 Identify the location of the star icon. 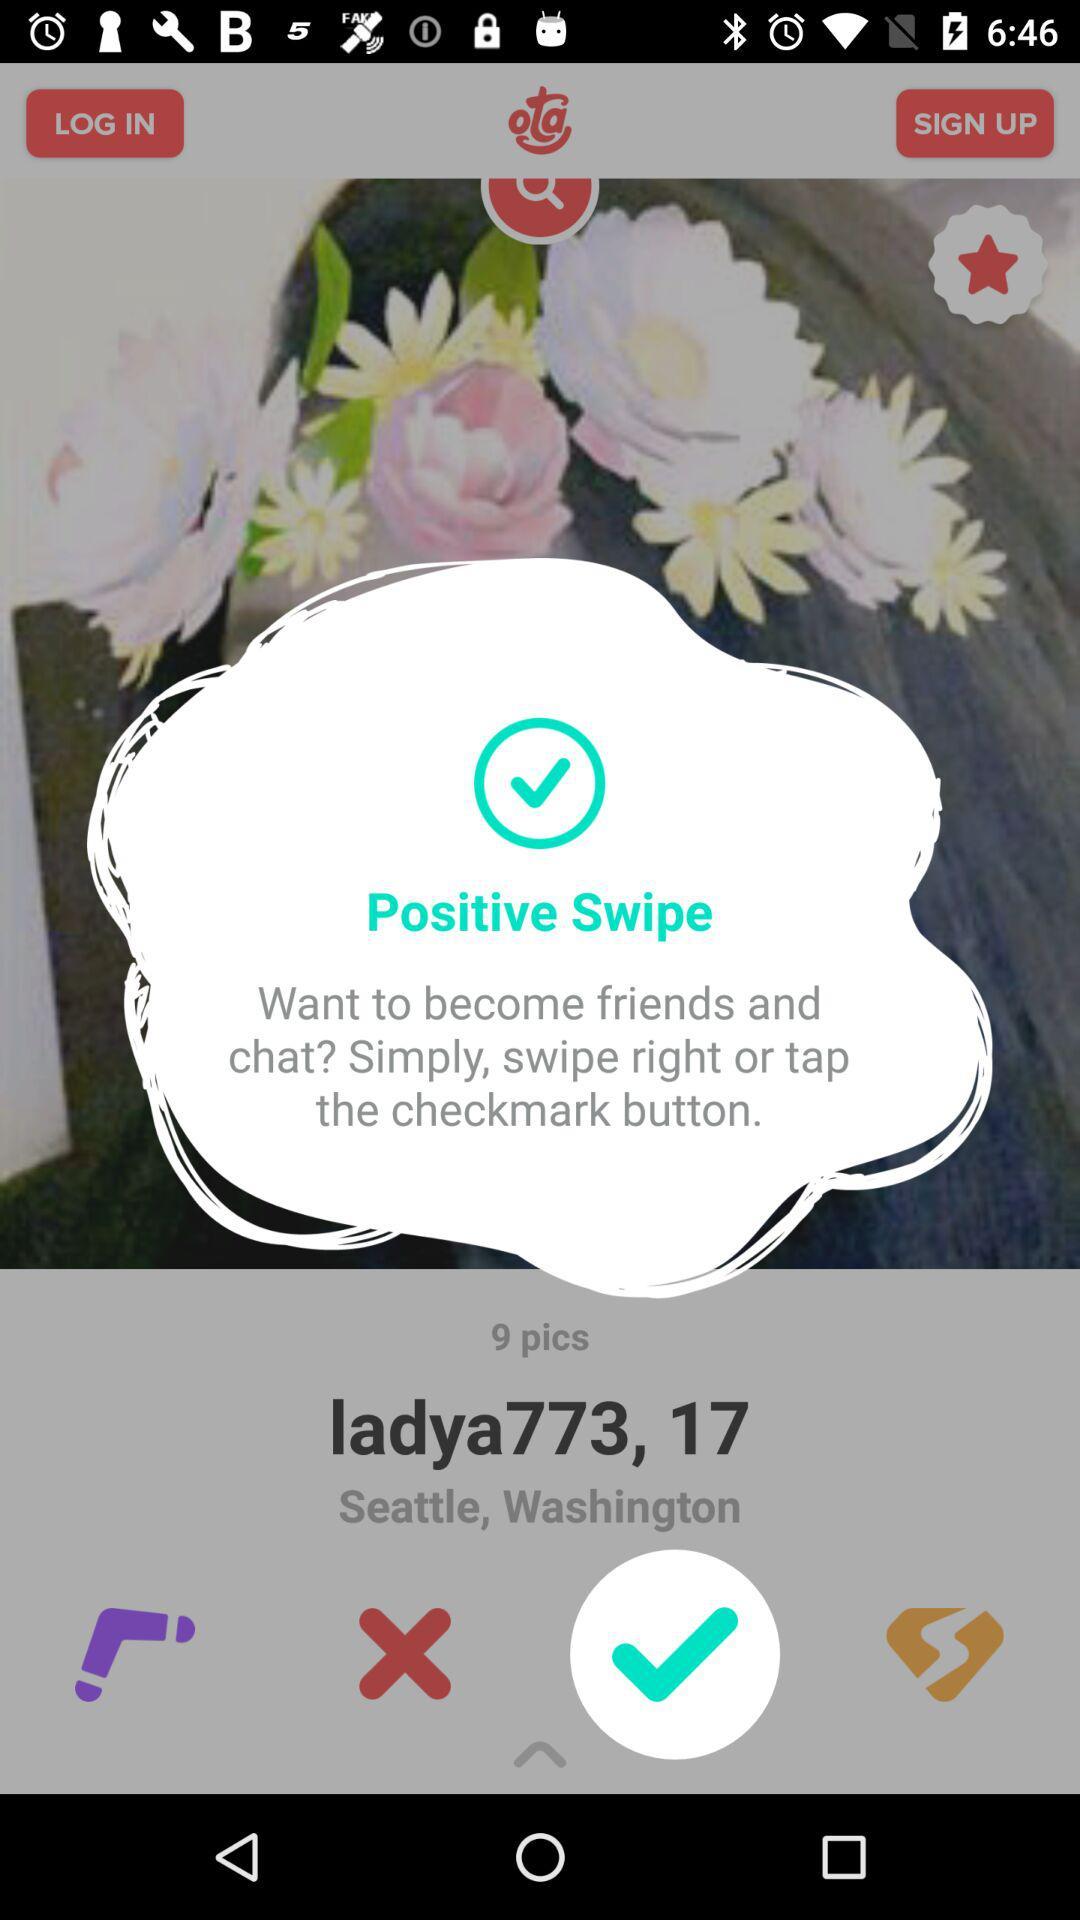
(987, 269).